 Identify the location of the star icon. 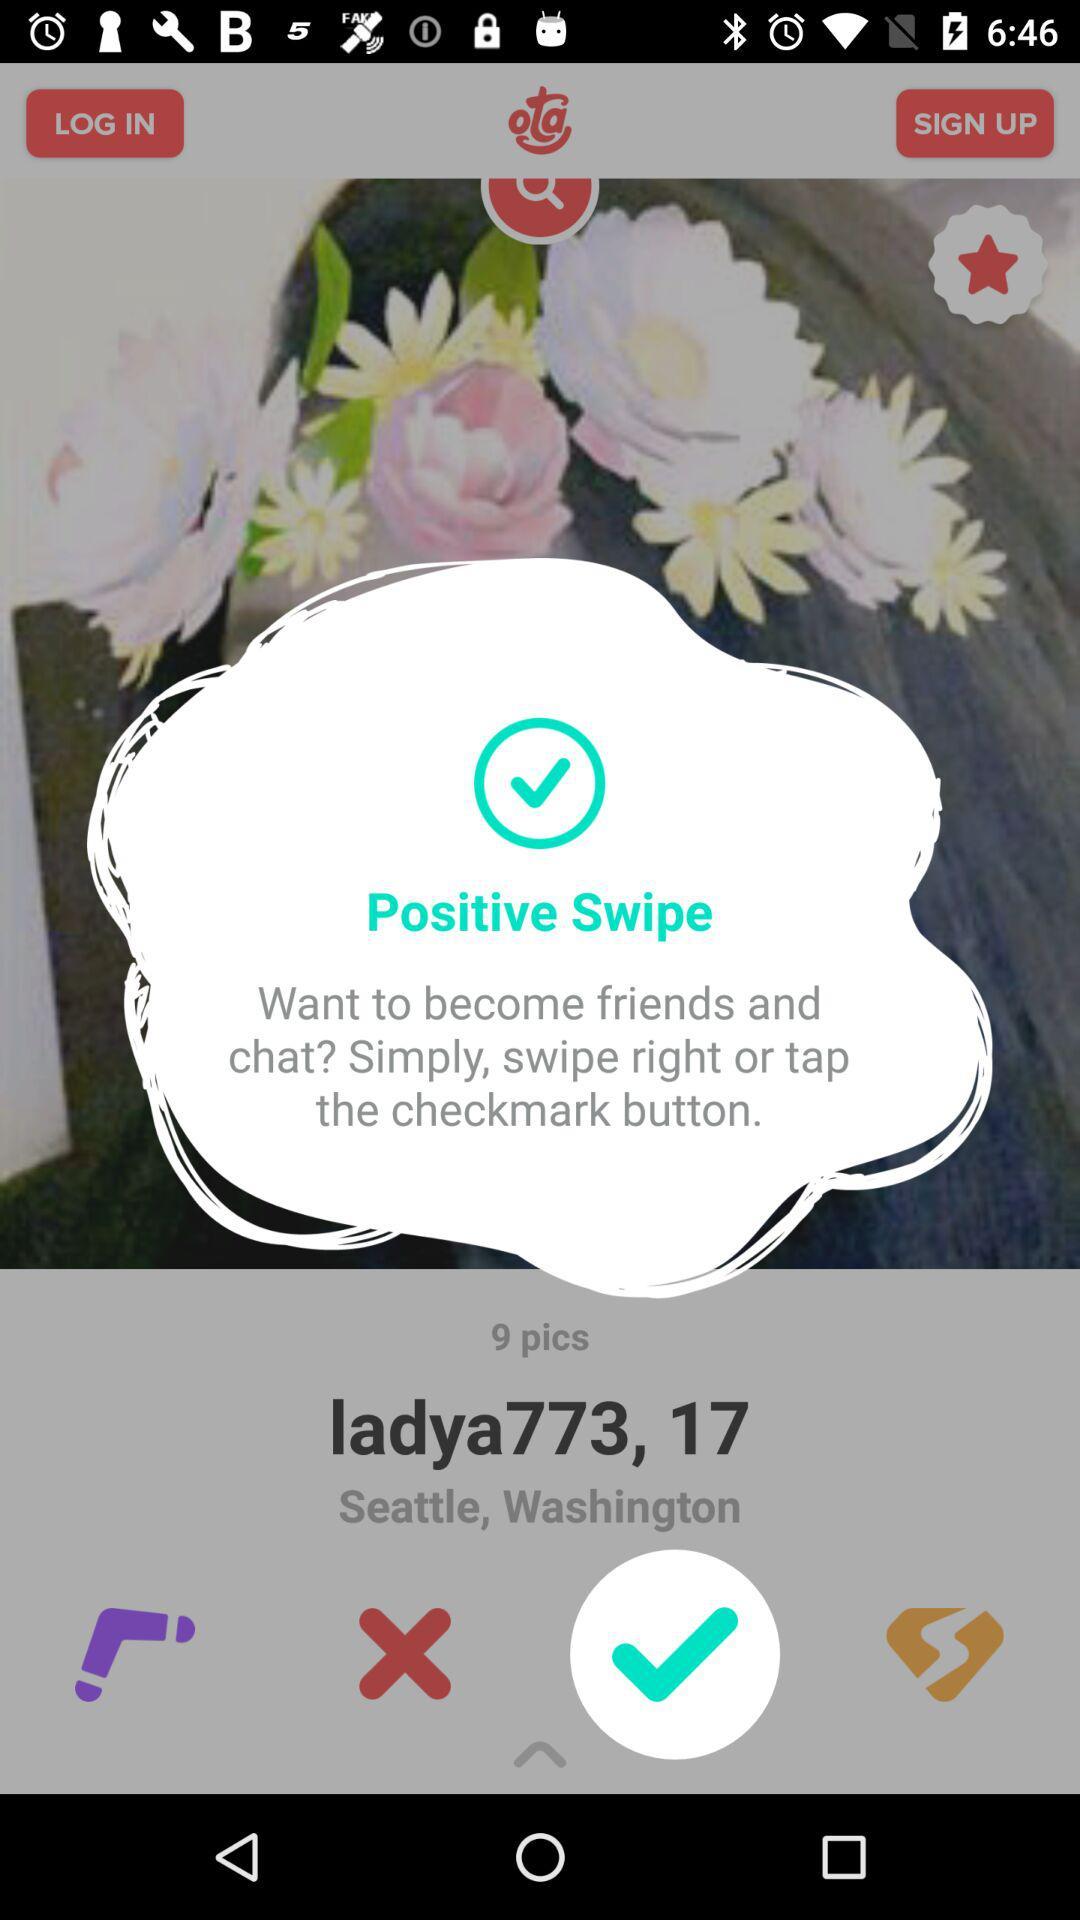
(987, 269).